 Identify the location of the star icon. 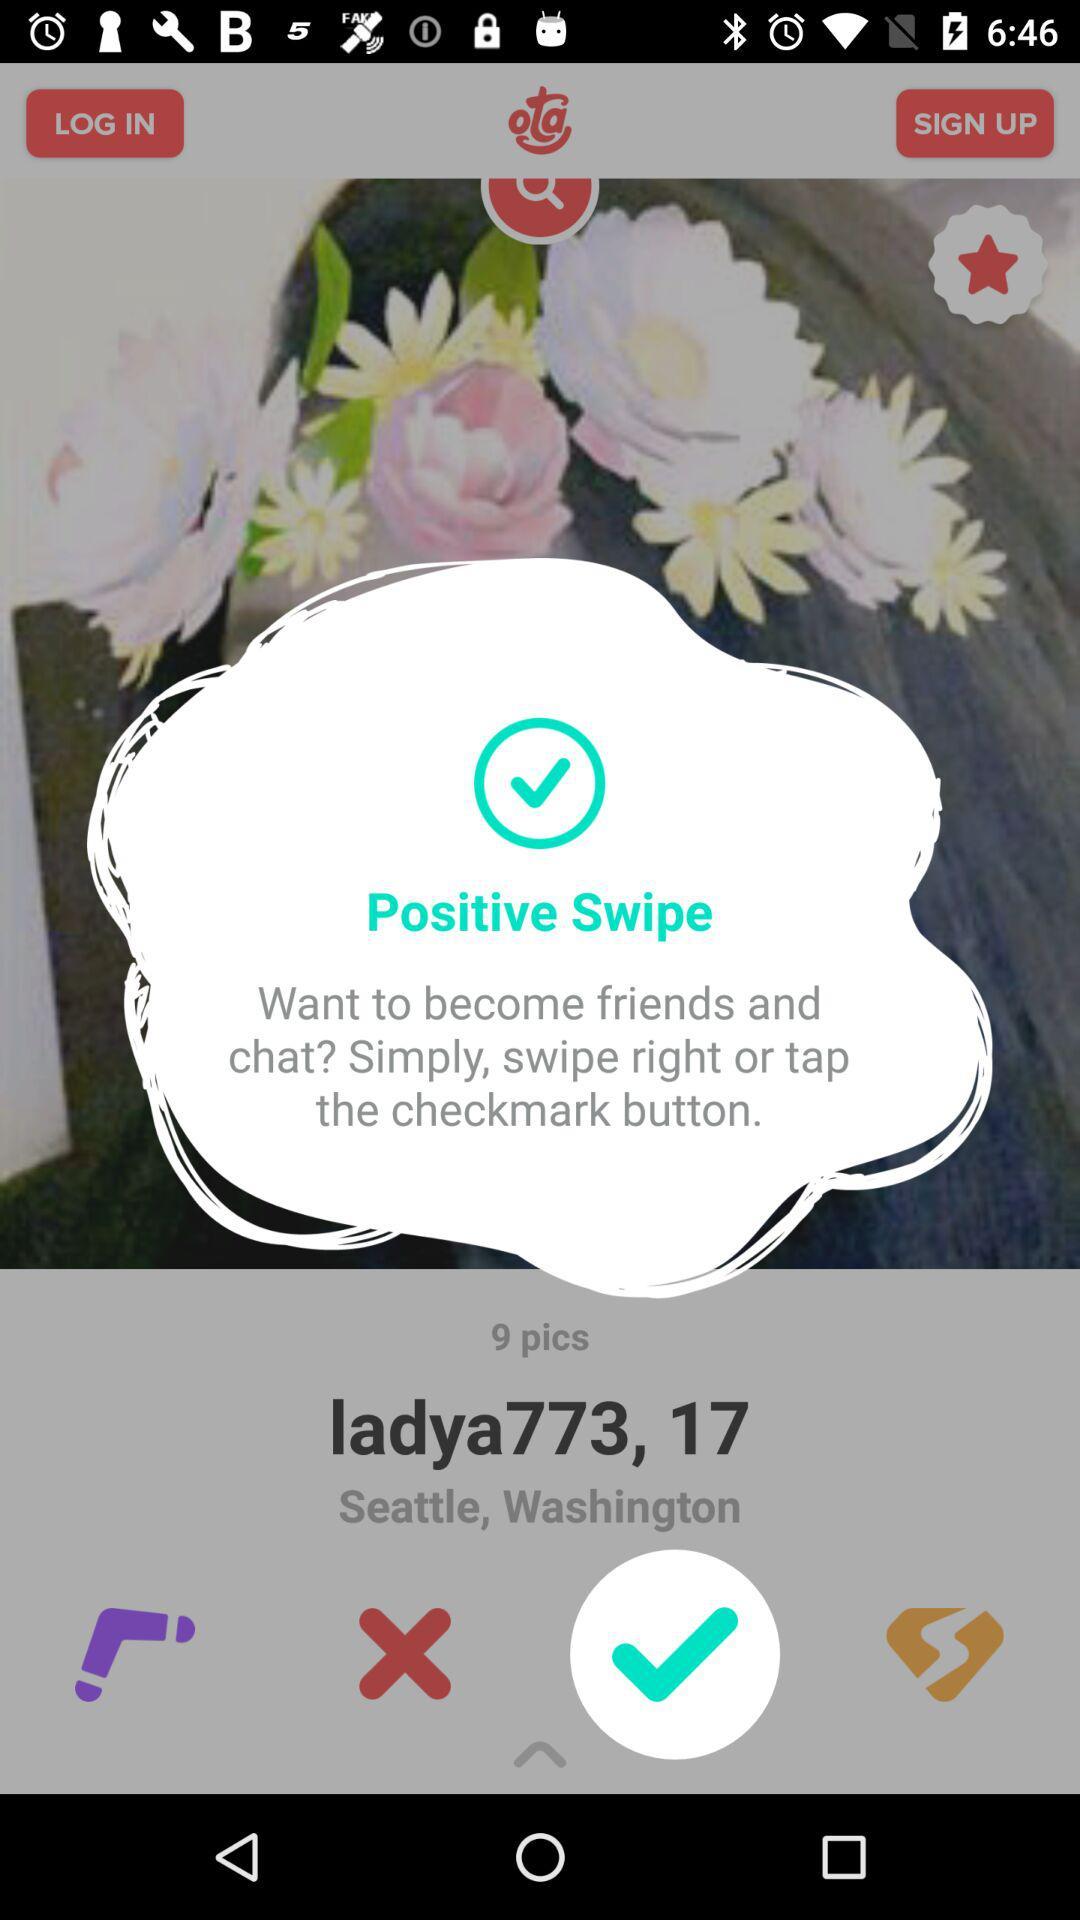
(987, 269).